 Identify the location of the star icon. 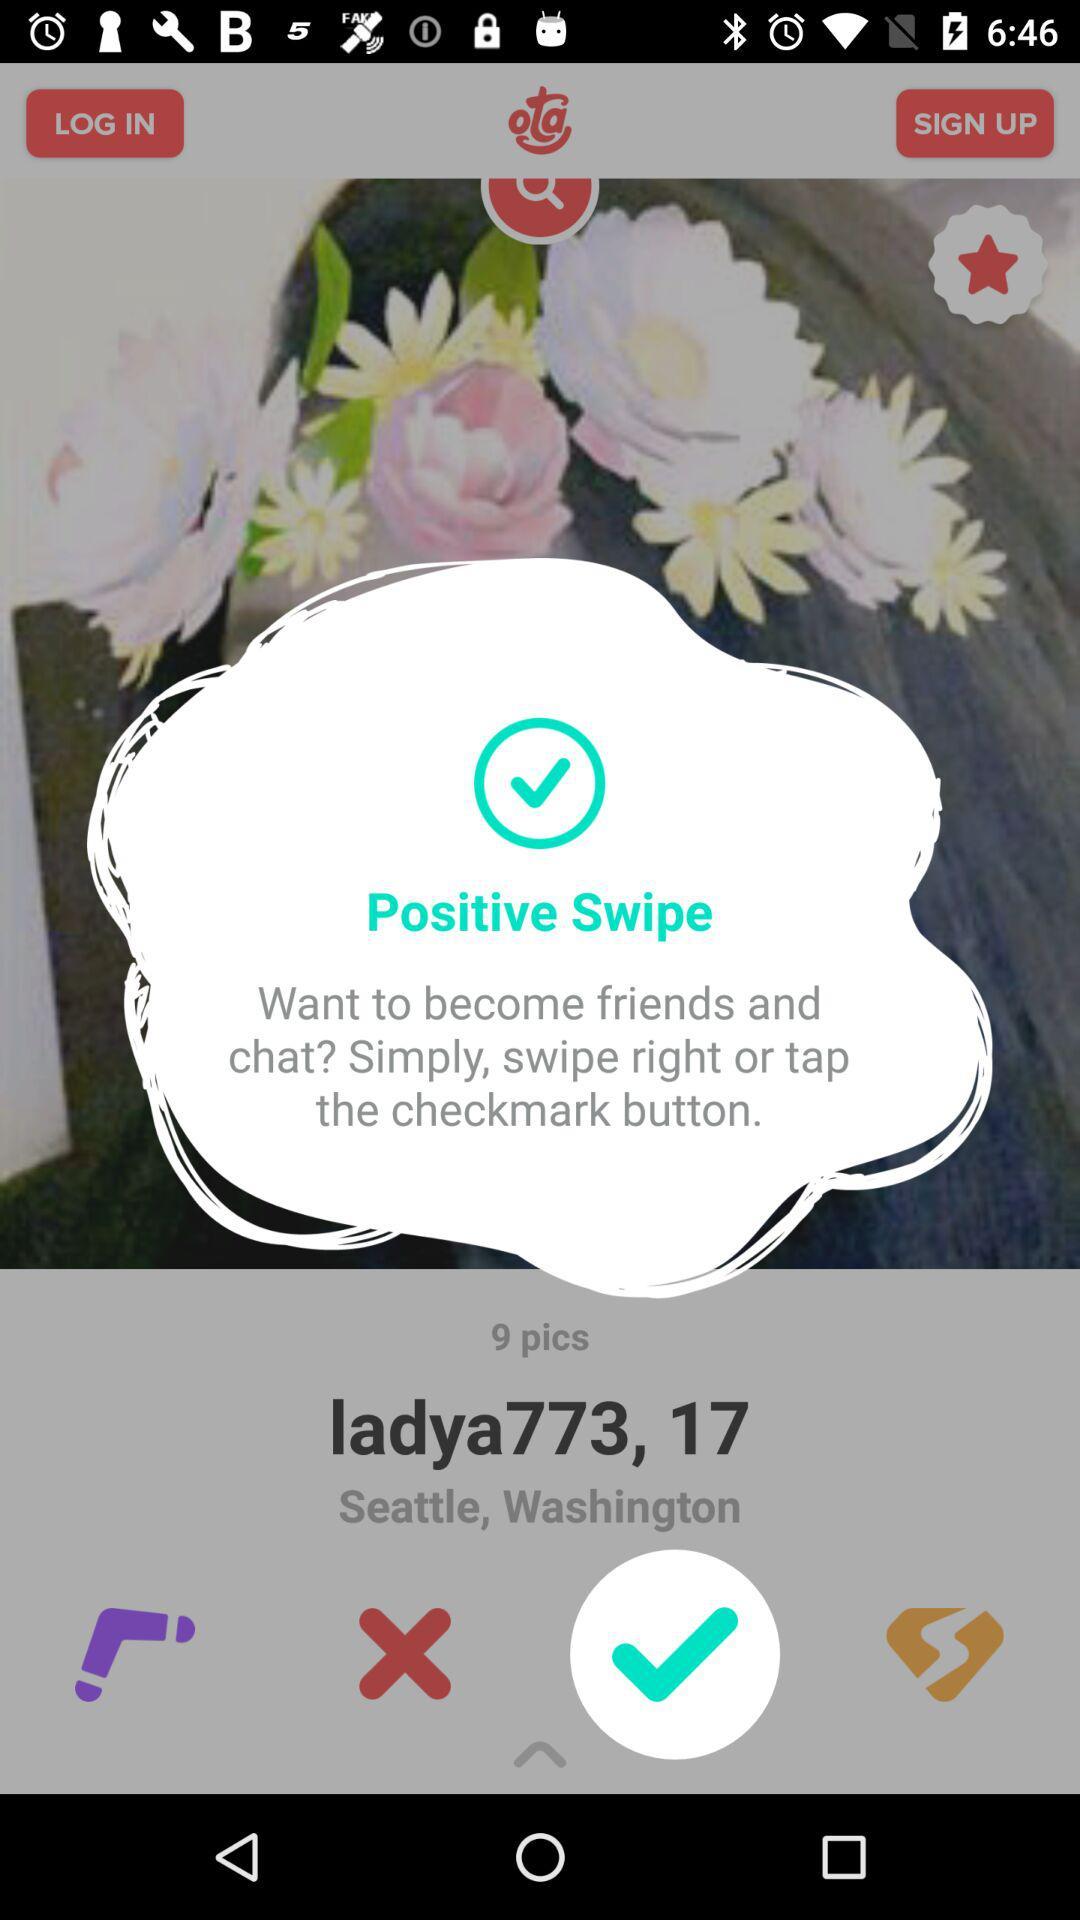
(987, 269).